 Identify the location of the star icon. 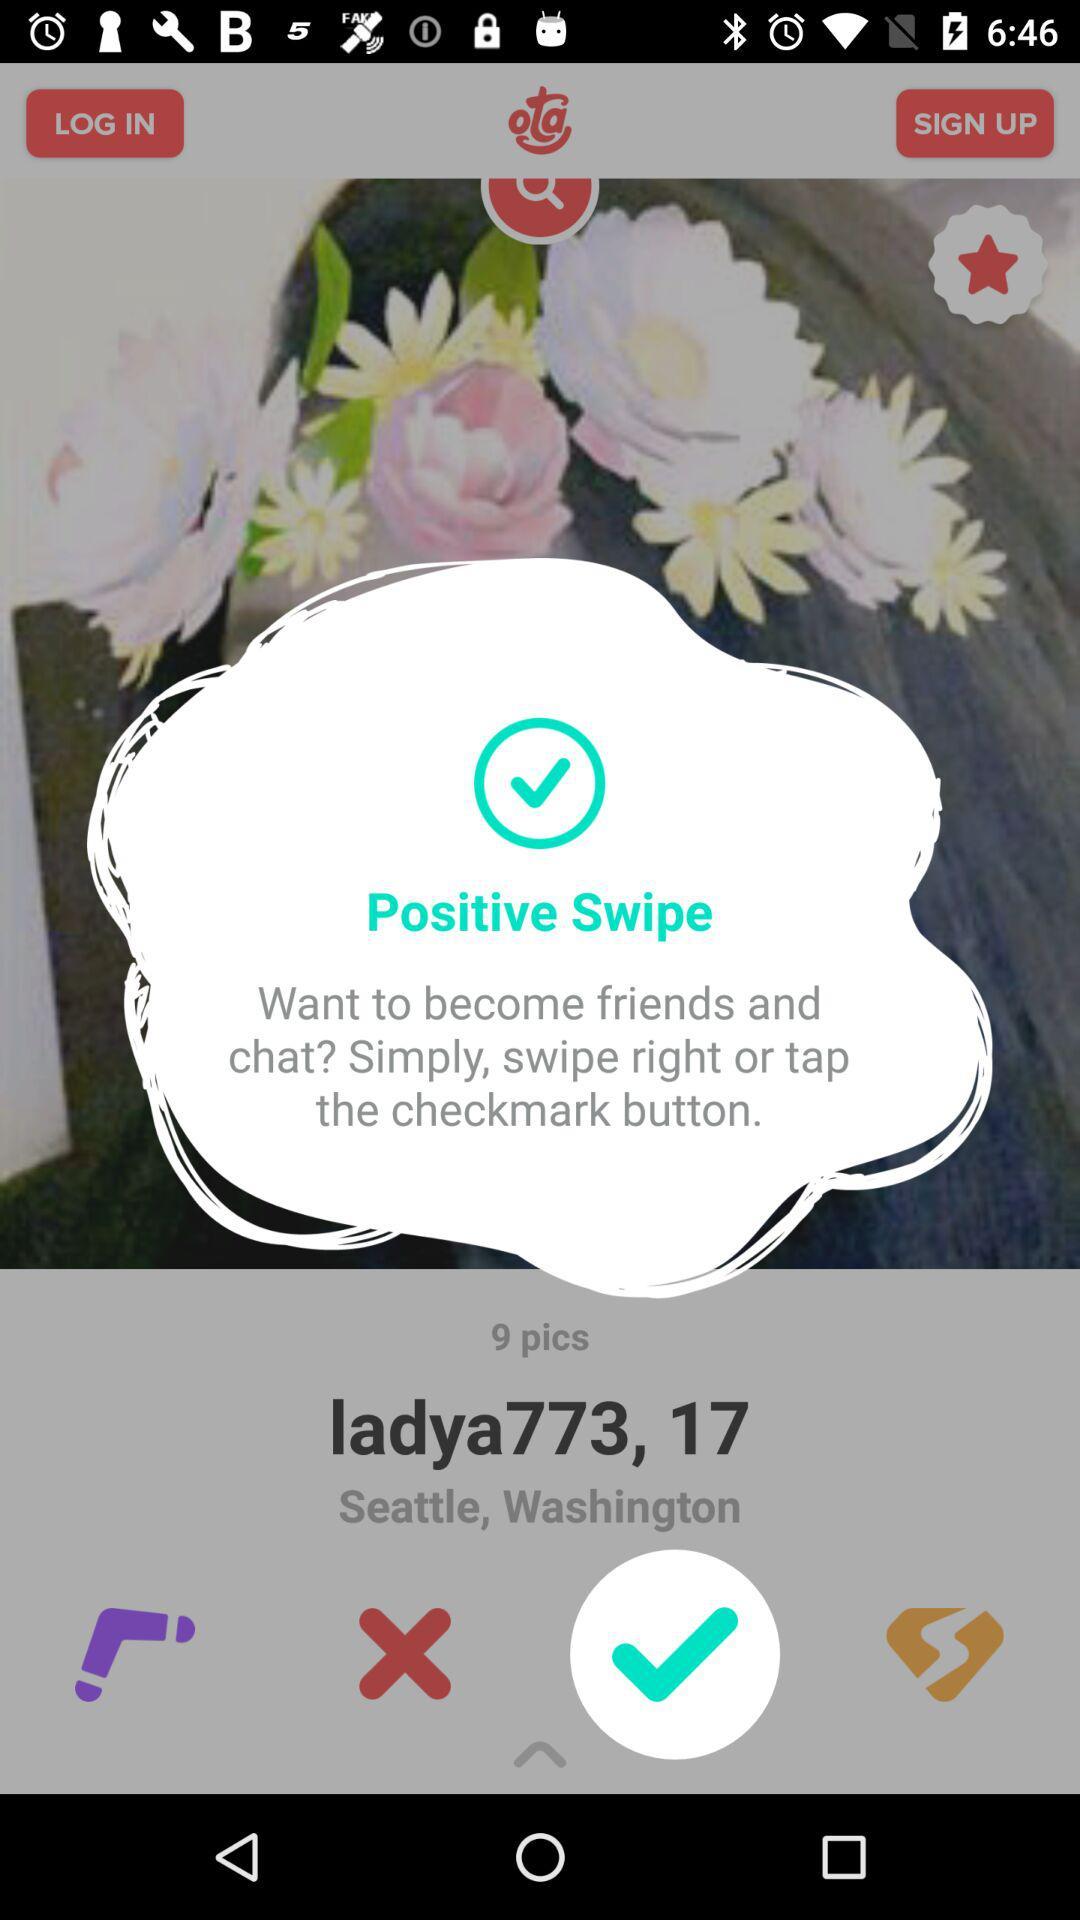
(987, 269).